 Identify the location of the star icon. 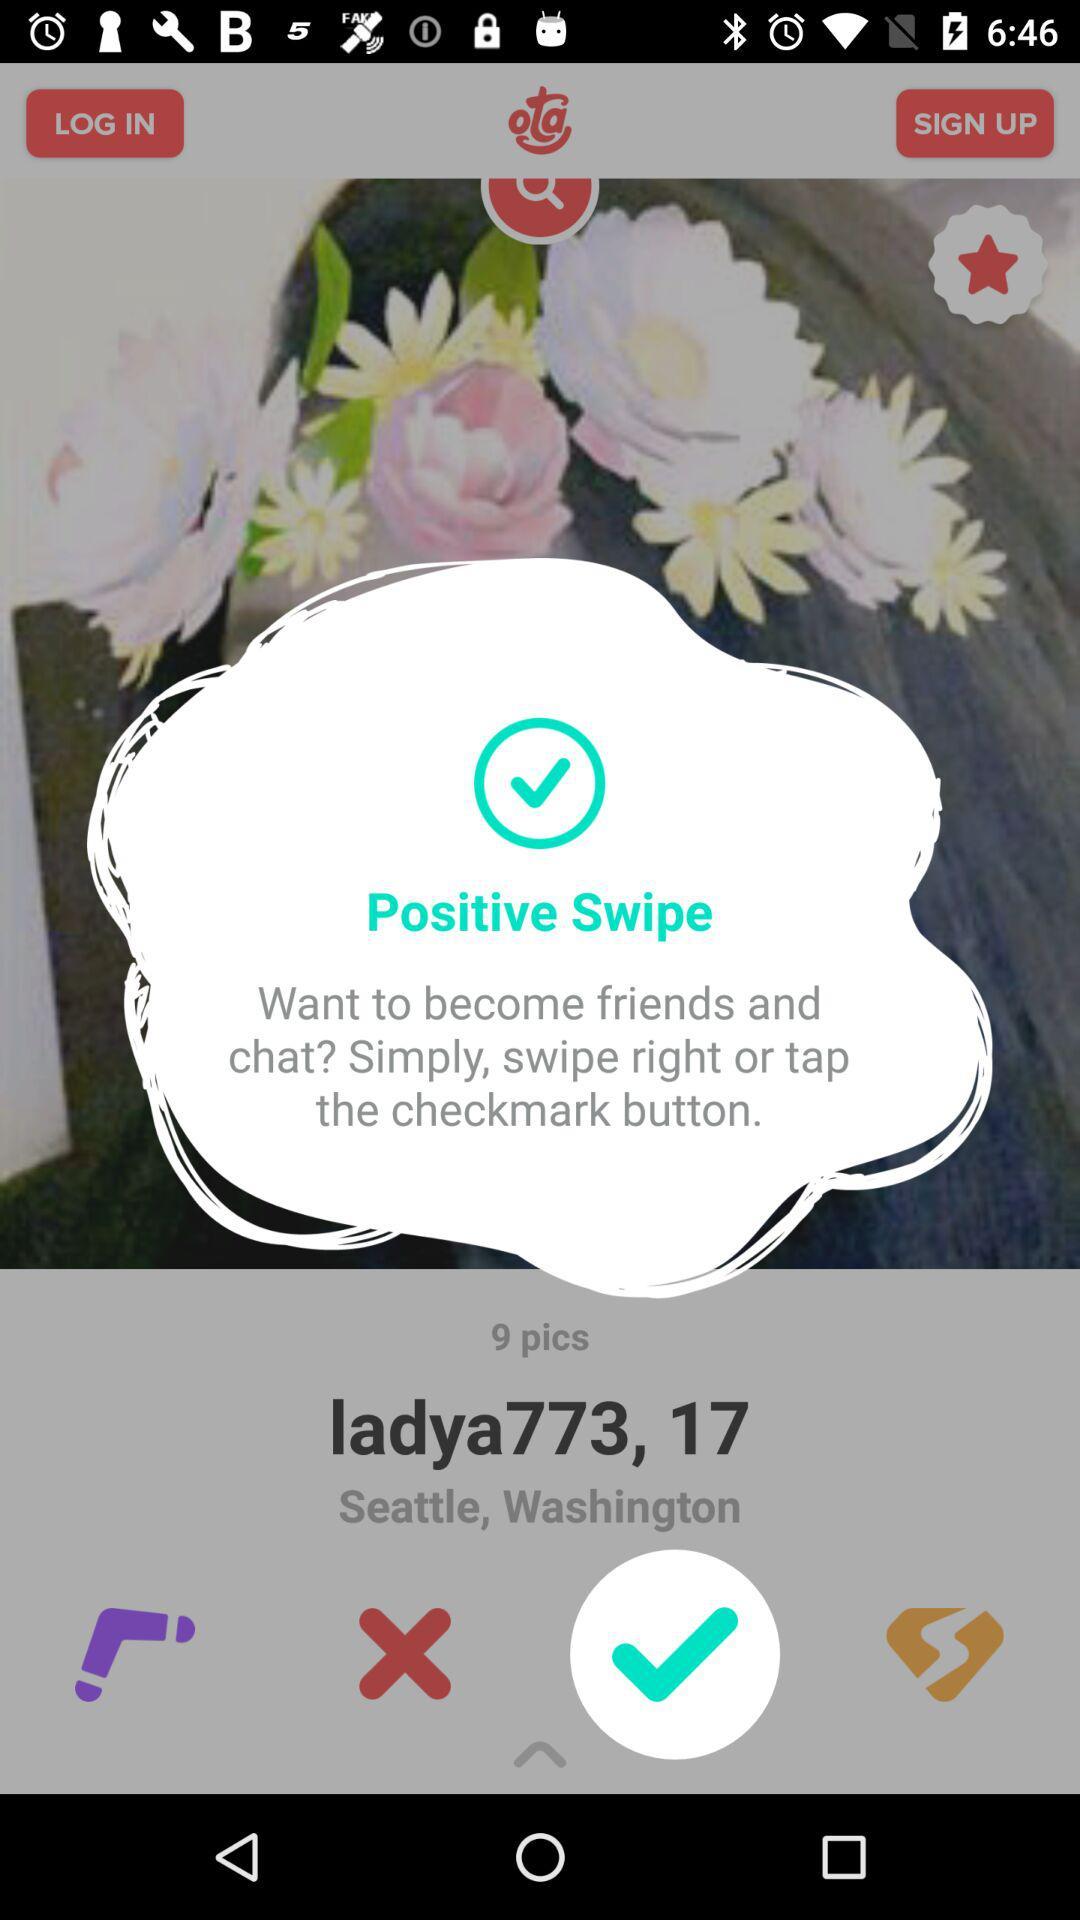
(987, 269).